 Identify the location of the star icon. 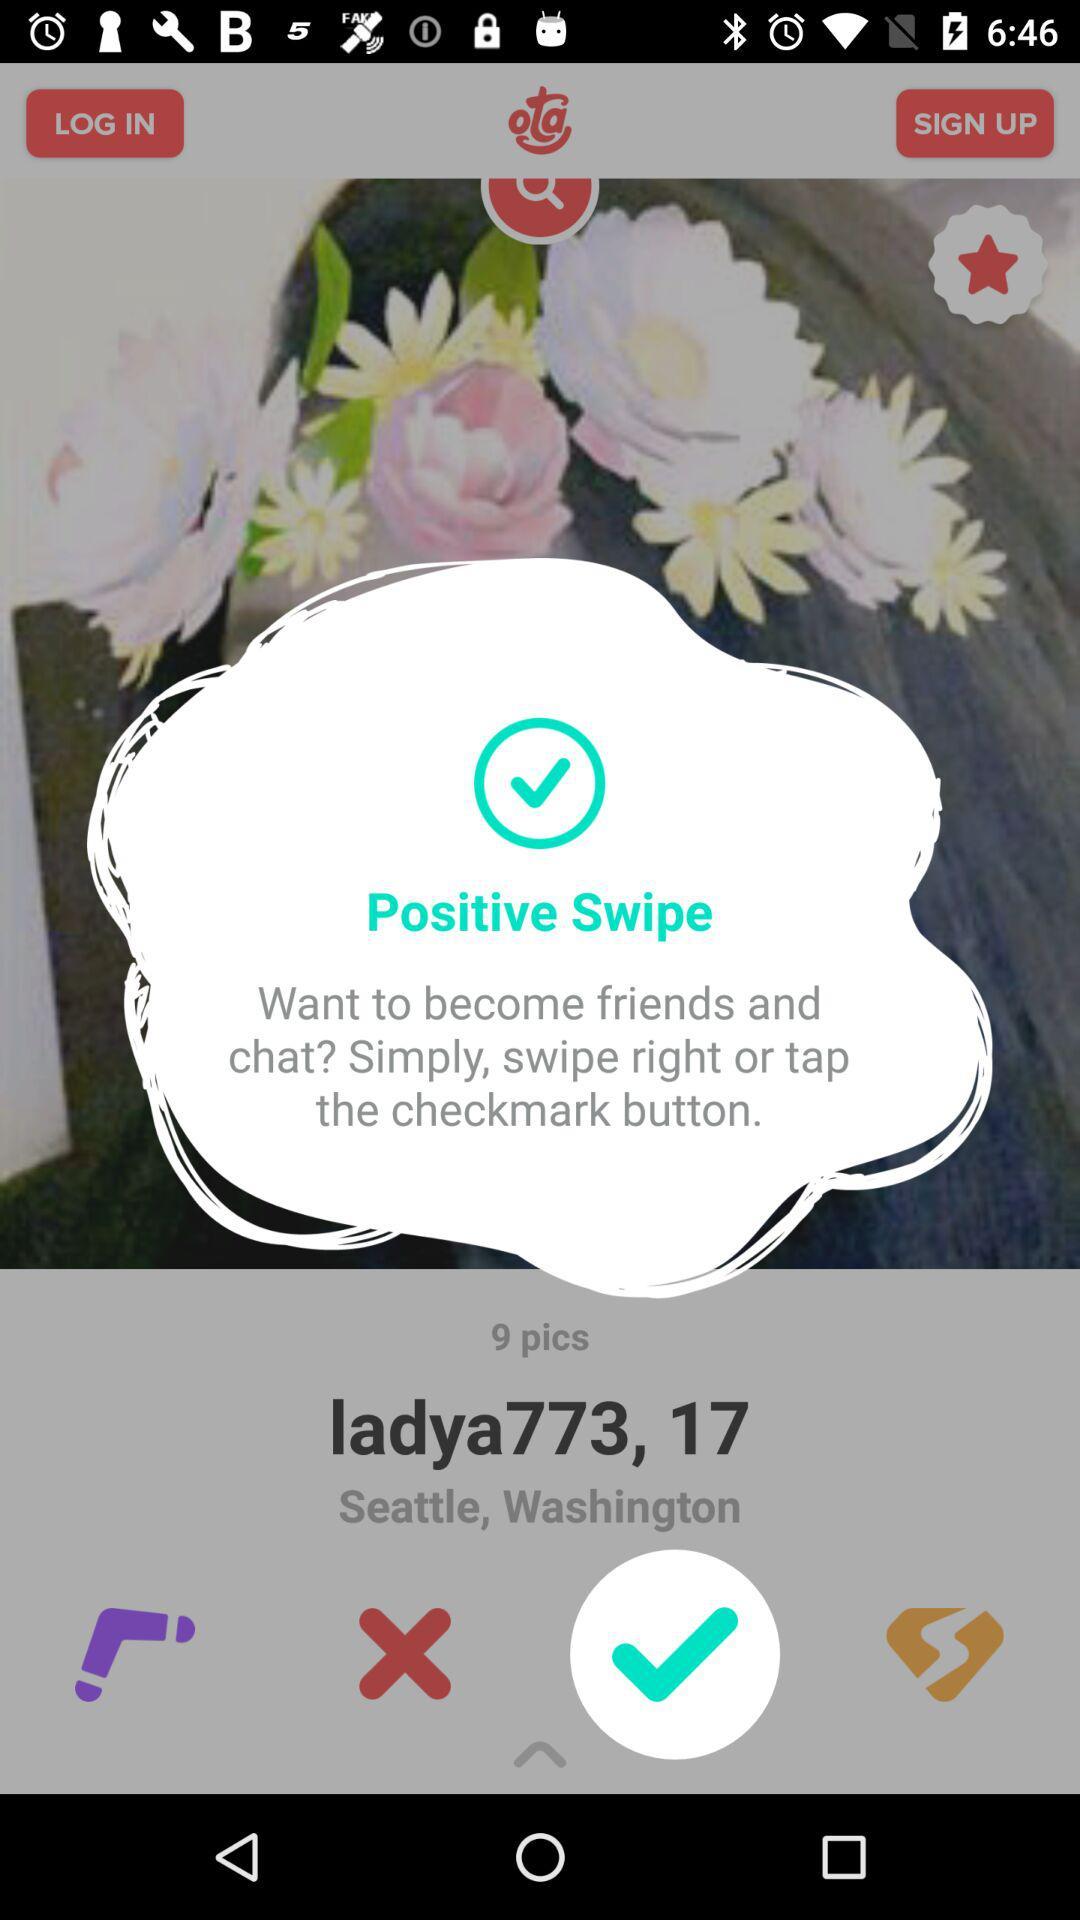
(987, 269).